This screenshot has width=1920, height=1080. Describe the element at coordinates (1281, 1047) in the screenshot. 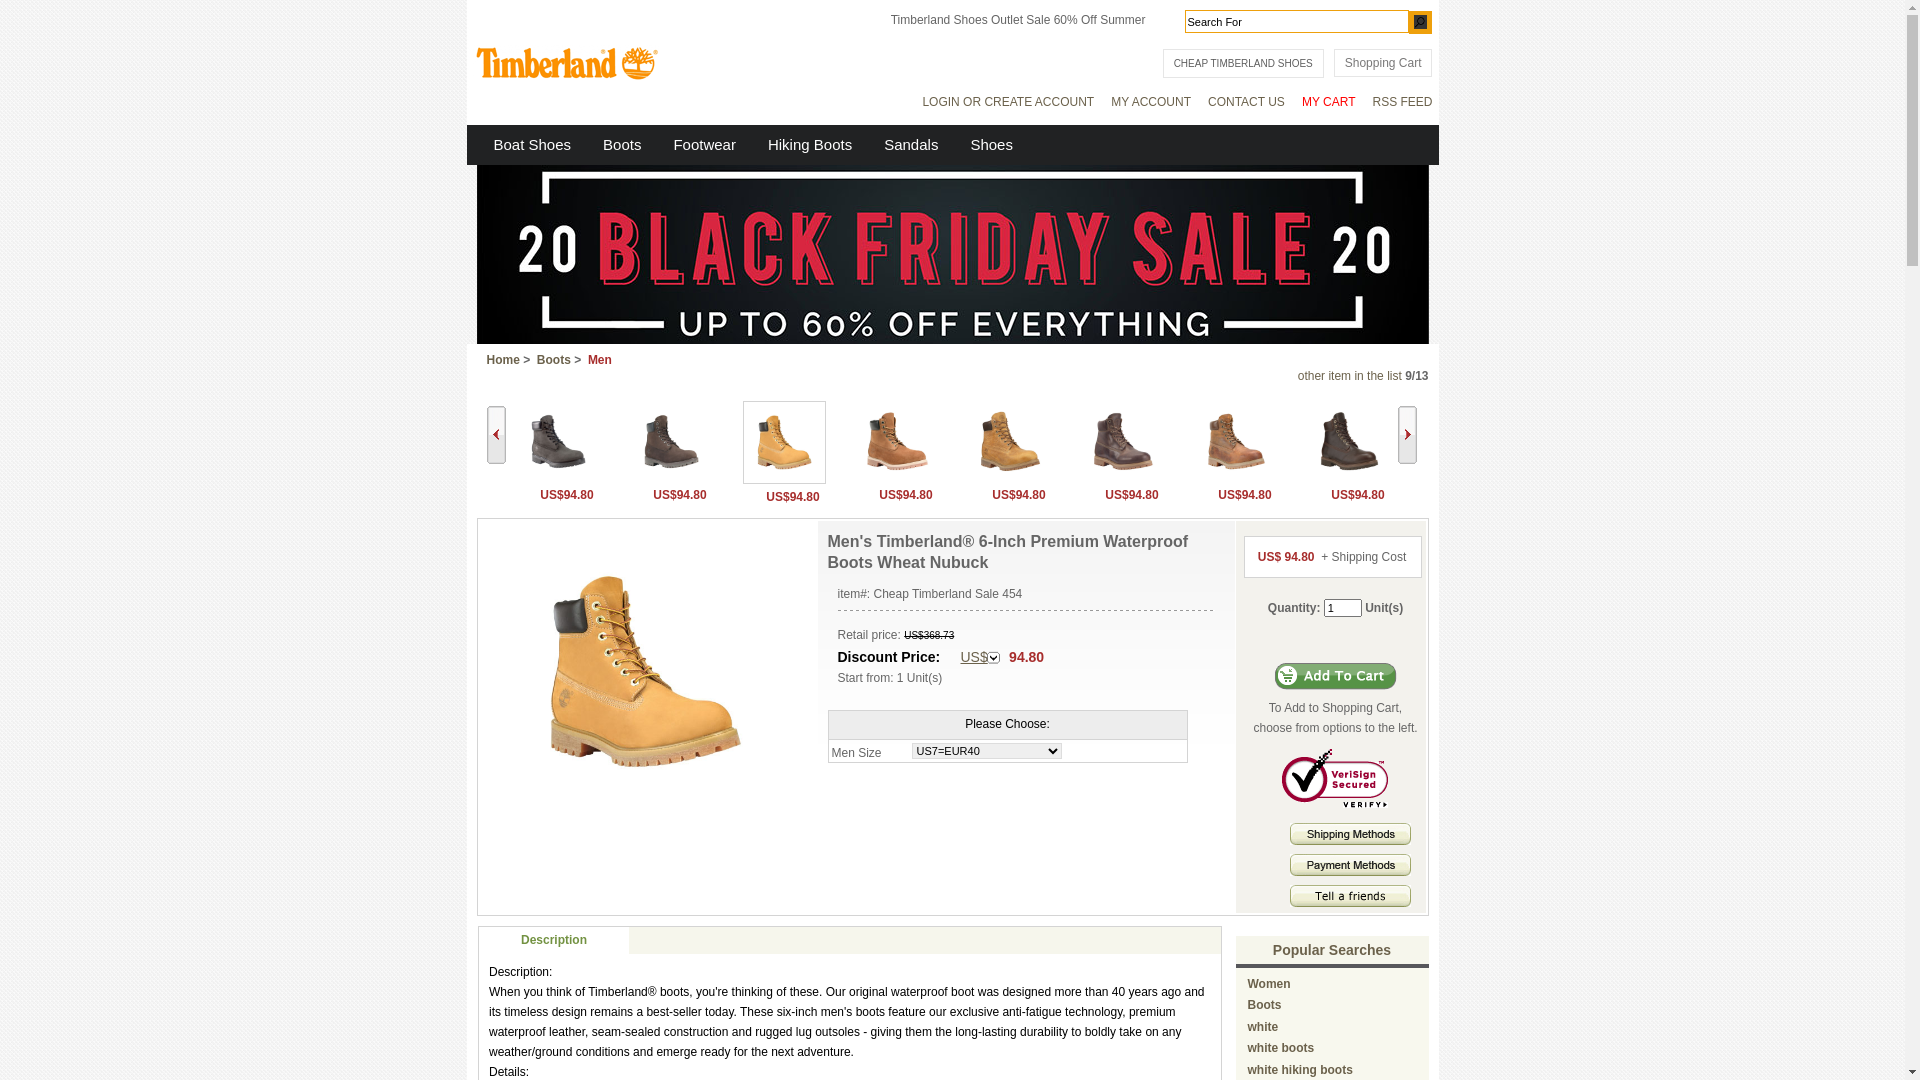

I see `'white boots'` at that location.